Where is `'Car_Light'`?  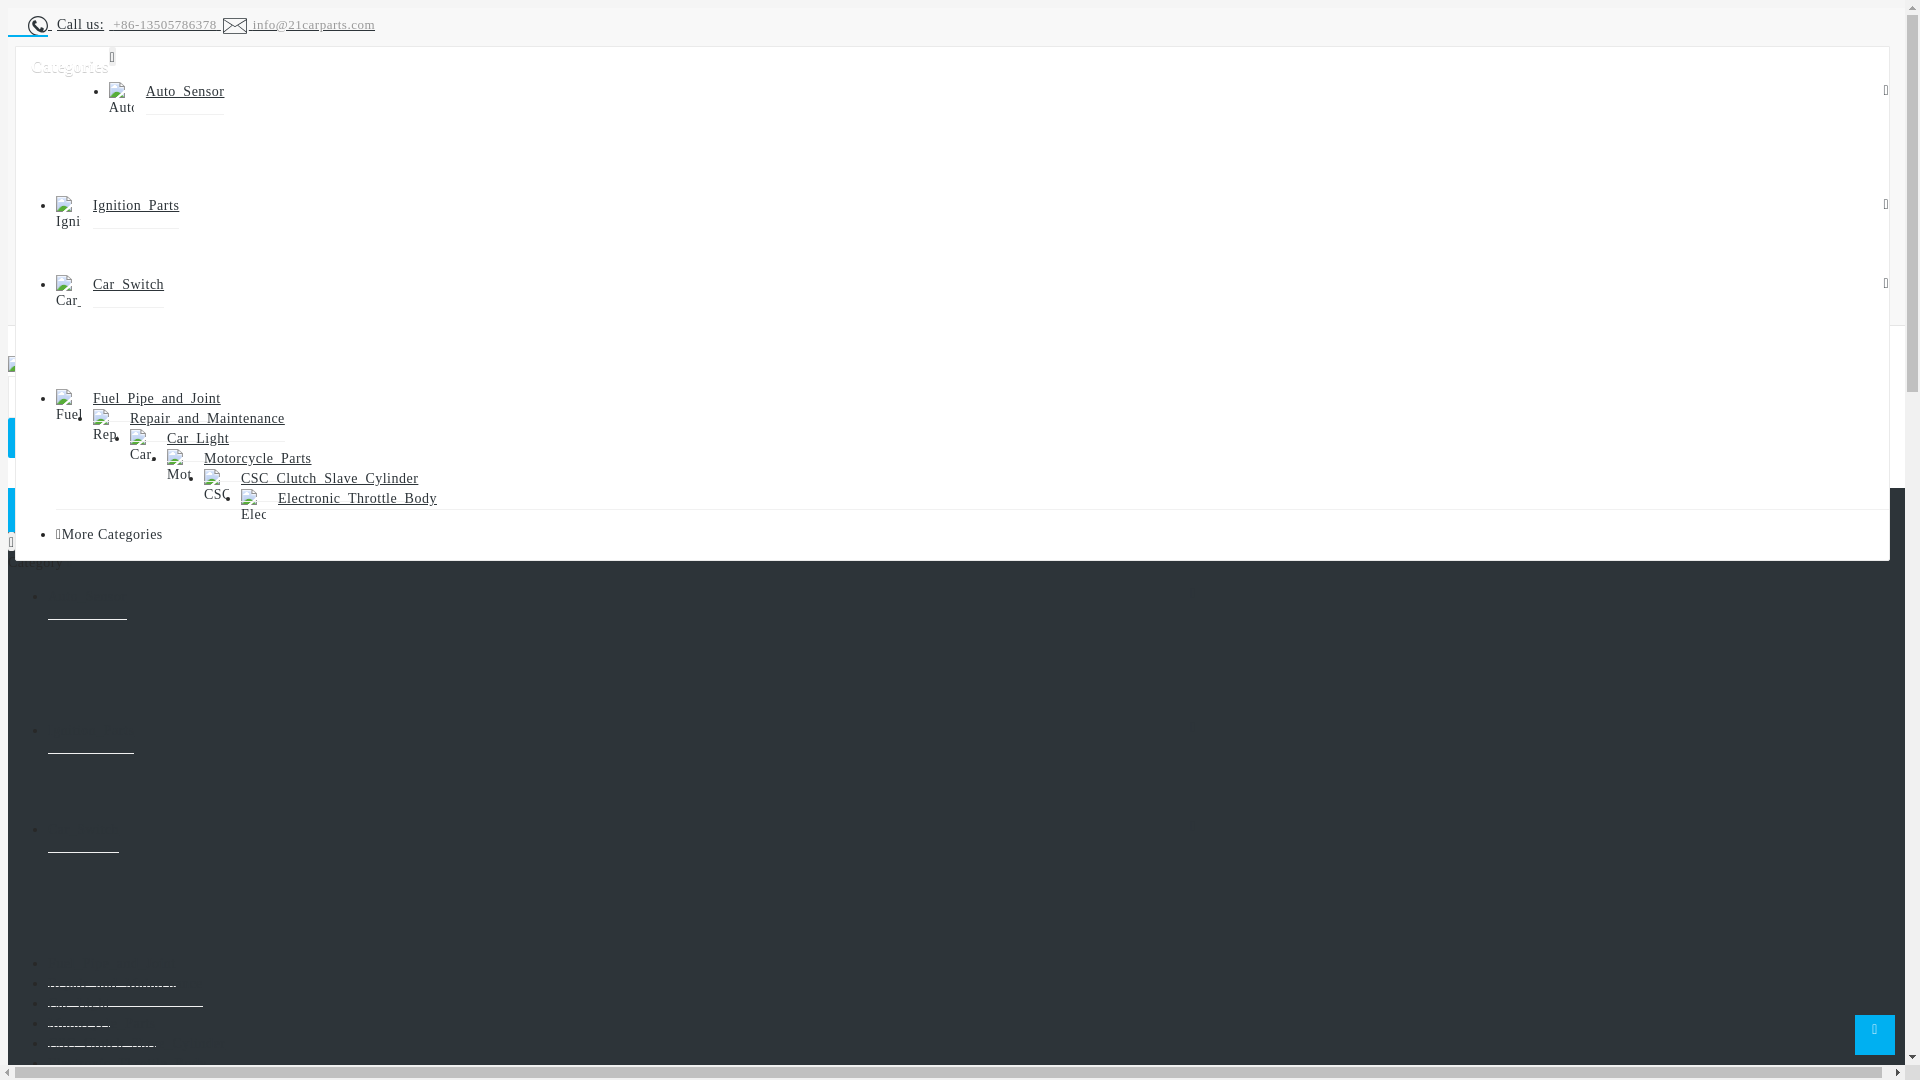
'Car_Light' is located at coordinates (78, 1003).